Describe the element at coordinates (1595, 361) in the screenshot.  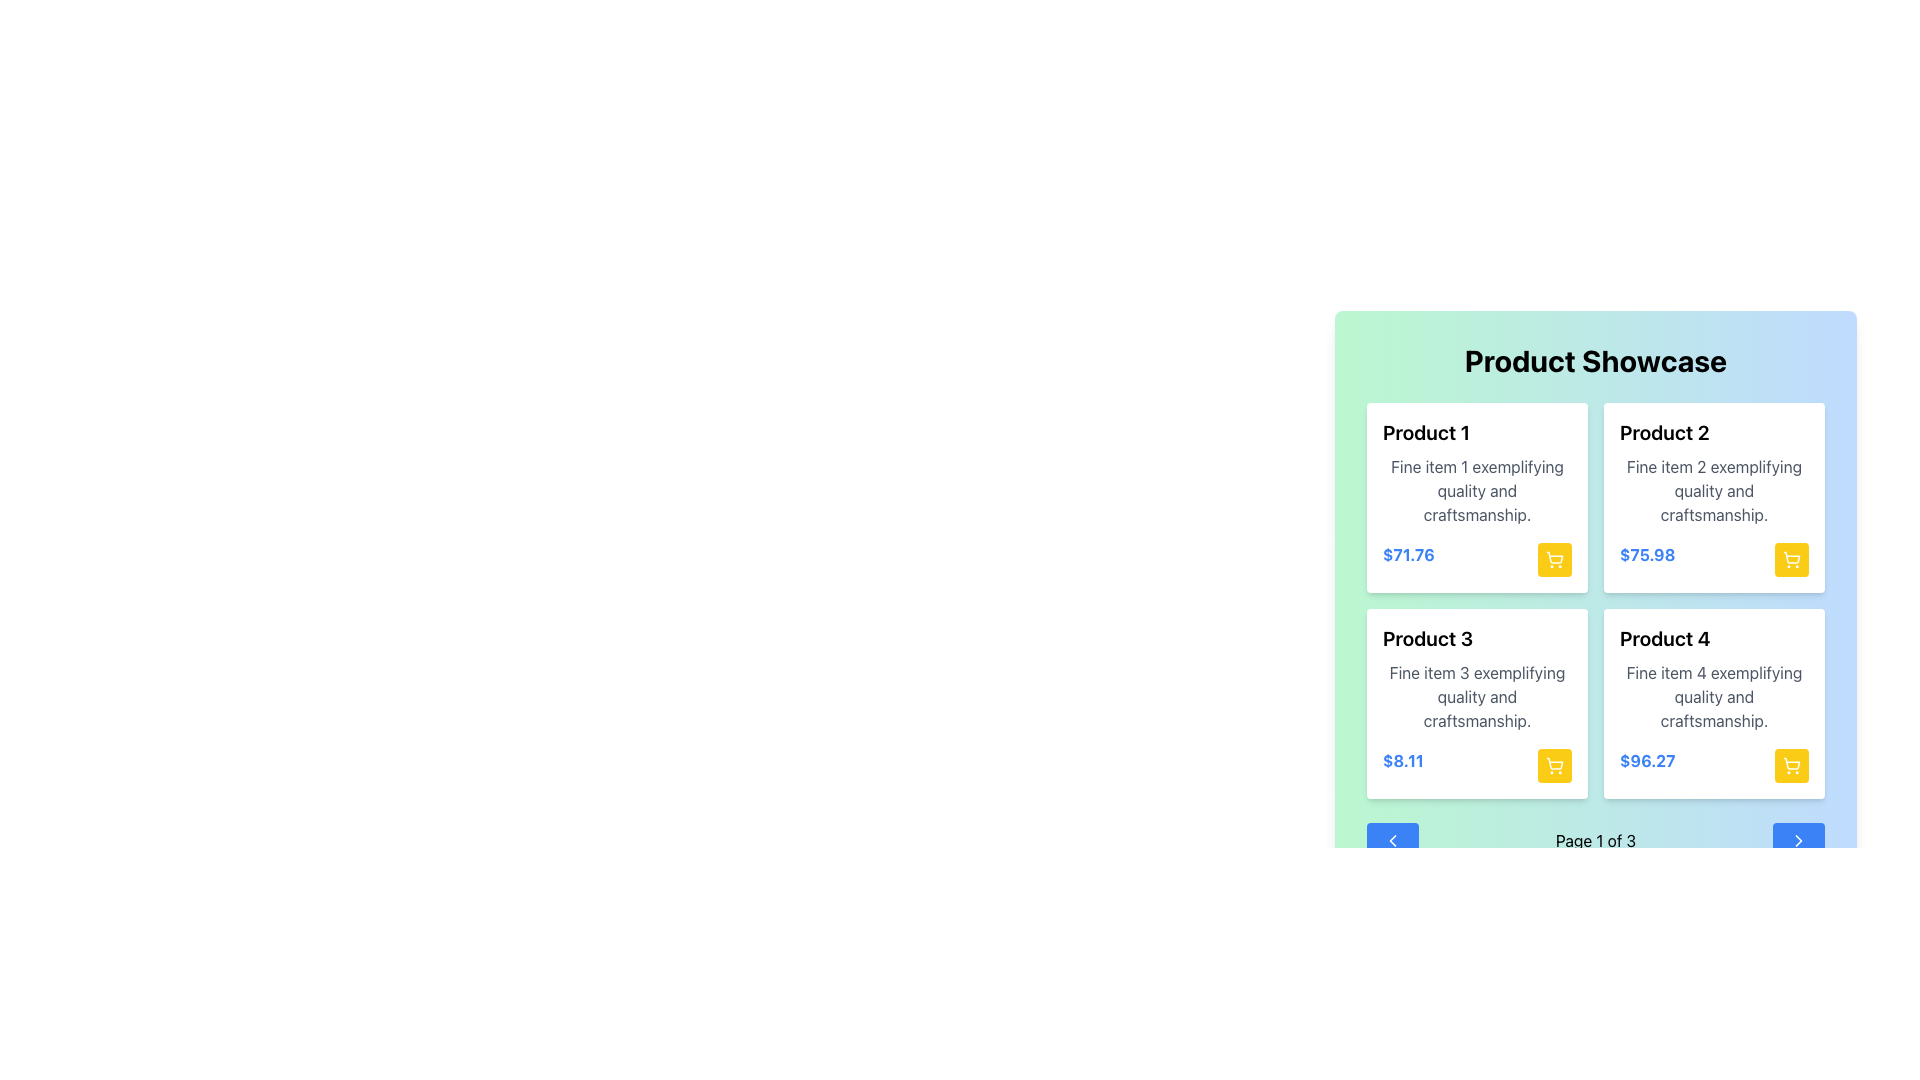
I see `the Static text header that serves as the title for the section containing product details, which is centered horizontally above the grid of product listings` at that location.